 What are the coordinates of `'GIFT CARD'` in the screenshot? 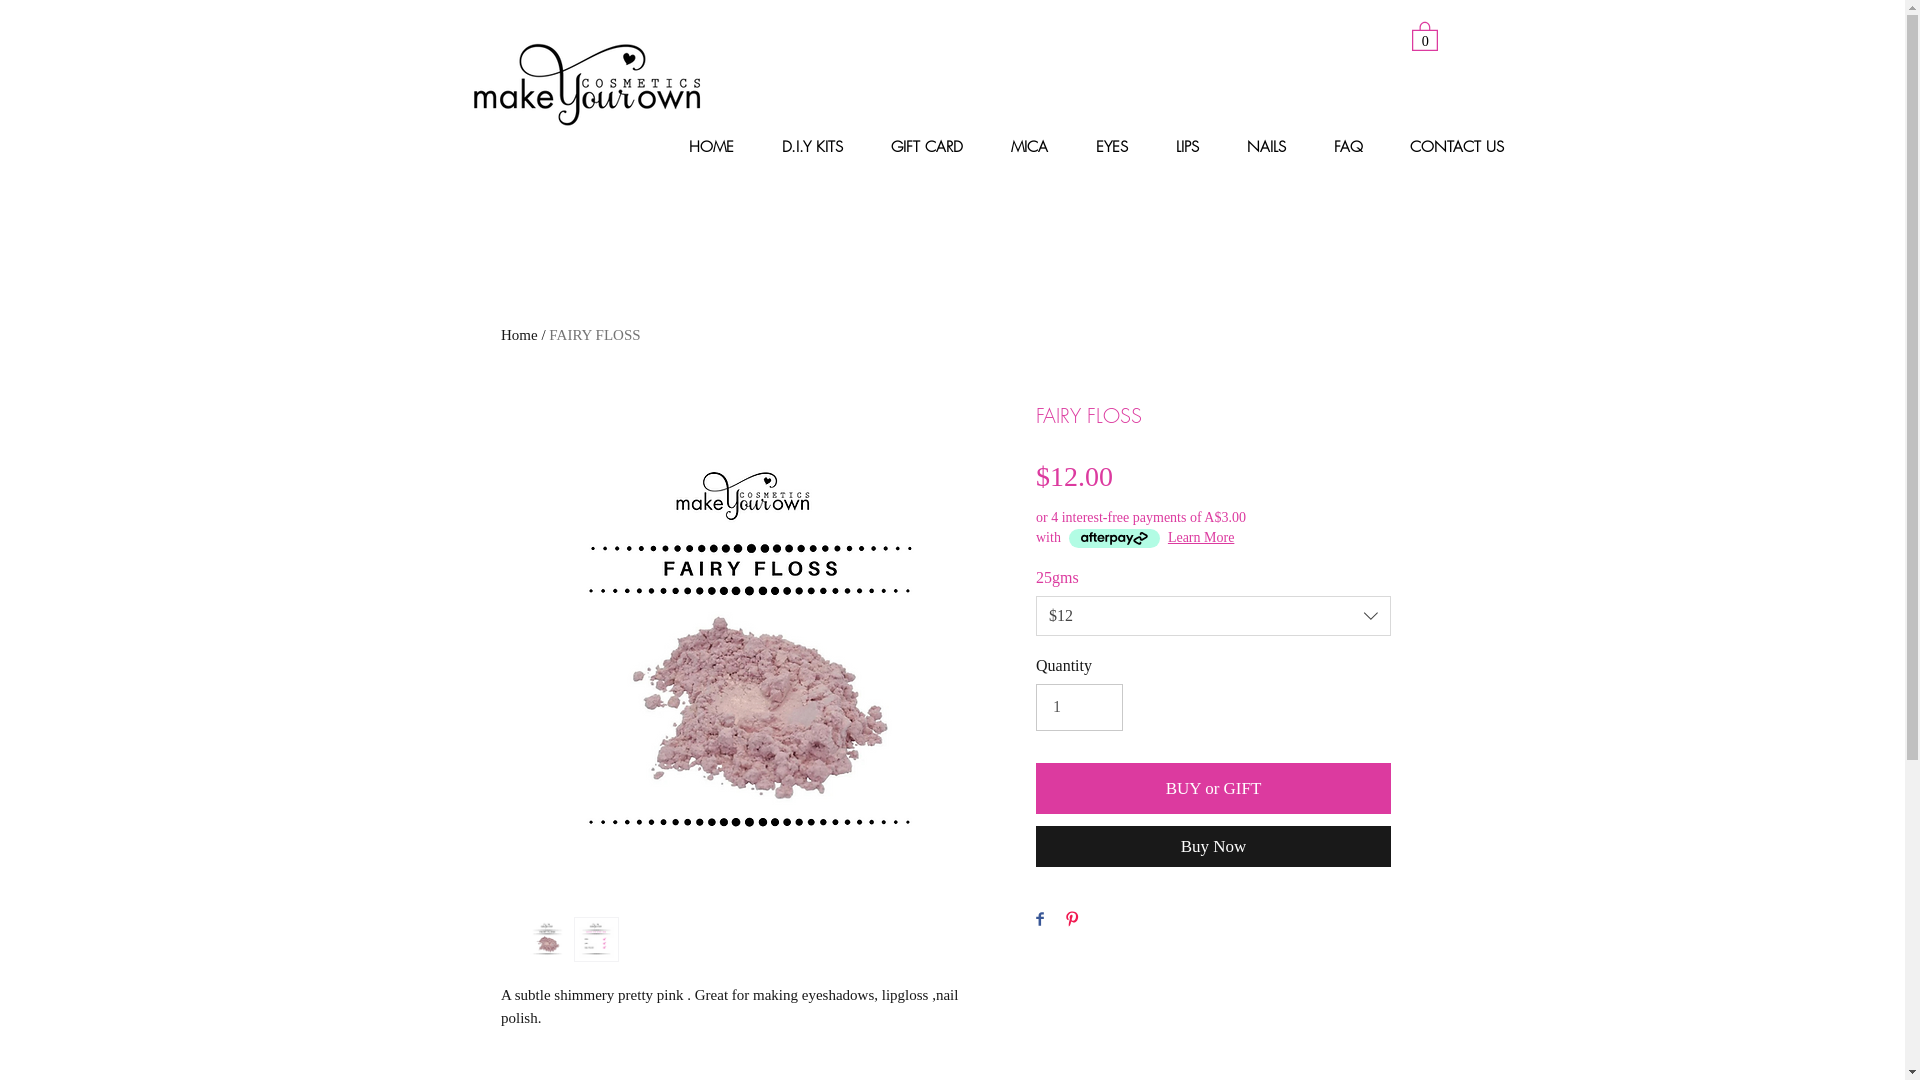 It's located at (935, 146).